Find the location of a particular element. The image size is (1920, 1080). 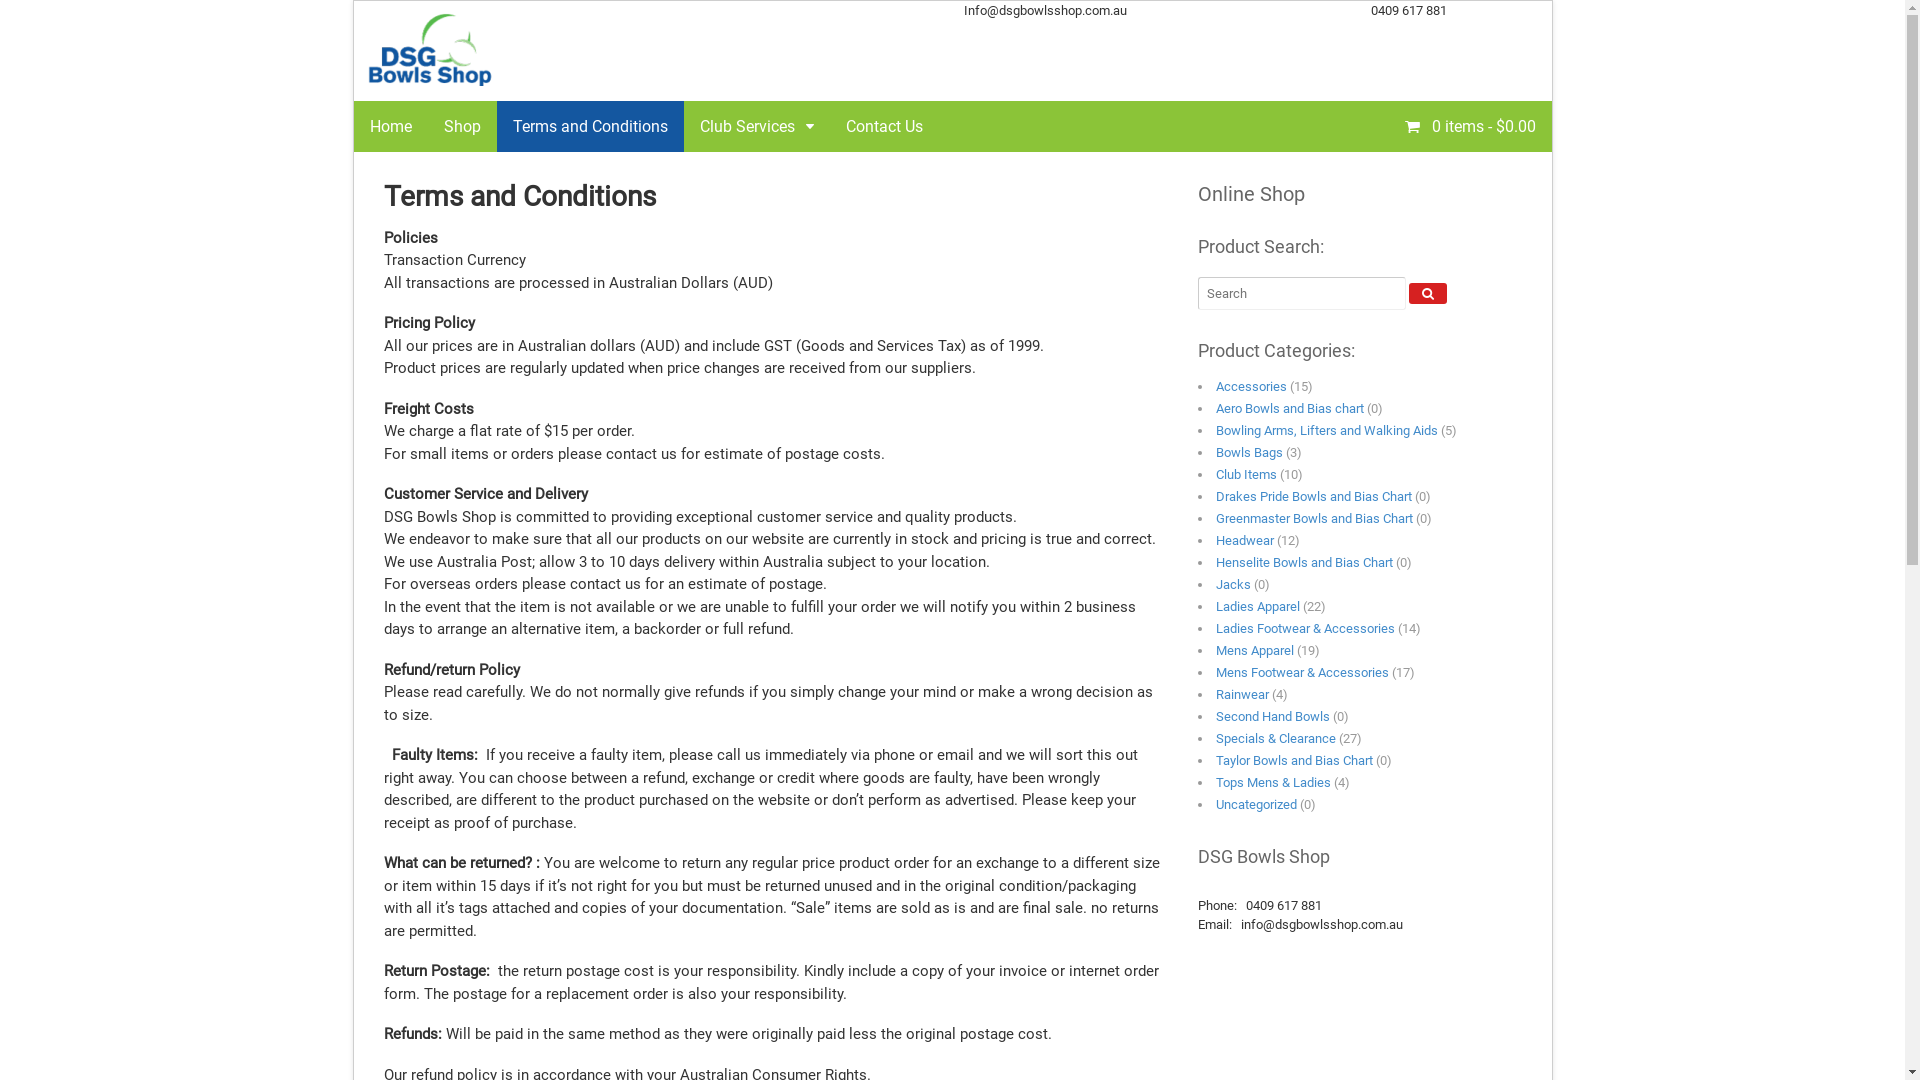

'Bowls Bags' is located at coordinates (1248, 452).